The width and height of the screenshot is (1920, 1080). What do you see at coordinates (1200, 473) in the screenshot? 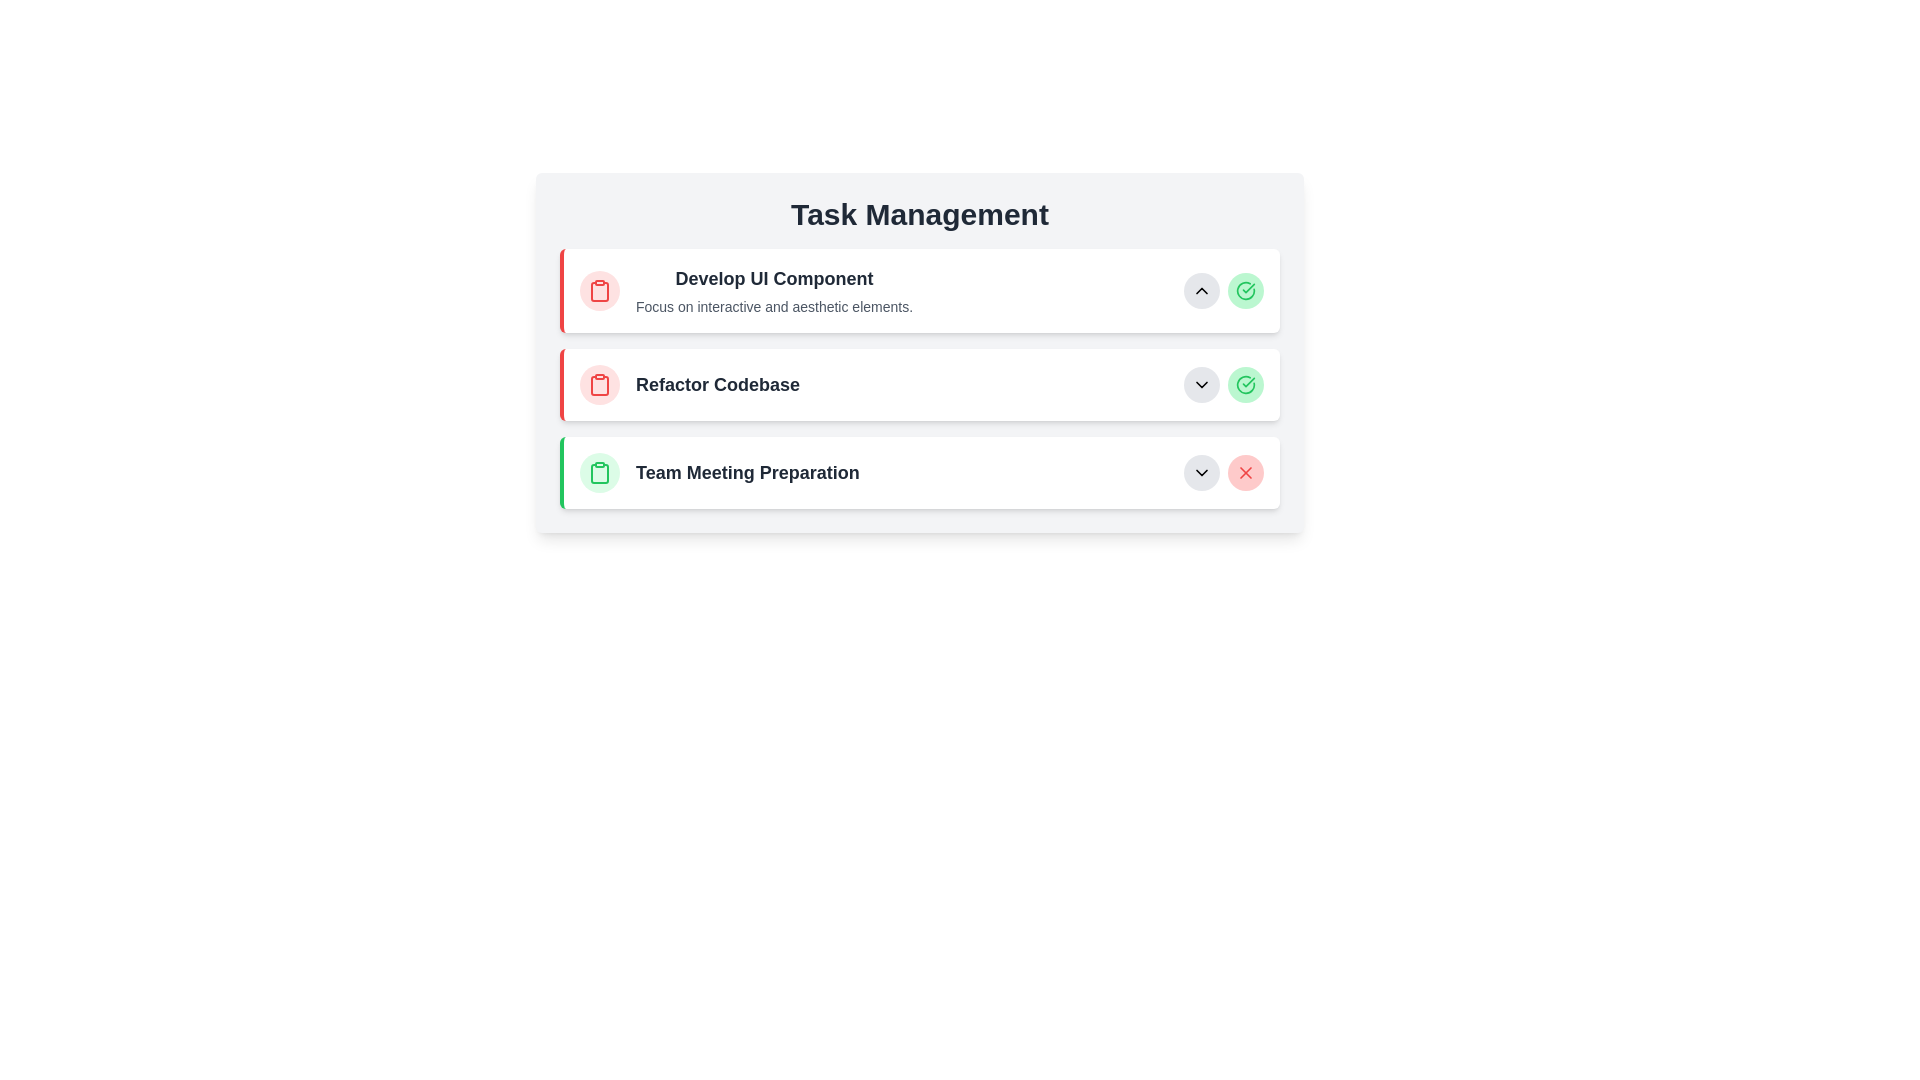
I see `the Dropdown toggle button` at bounding box center [1200, 473].